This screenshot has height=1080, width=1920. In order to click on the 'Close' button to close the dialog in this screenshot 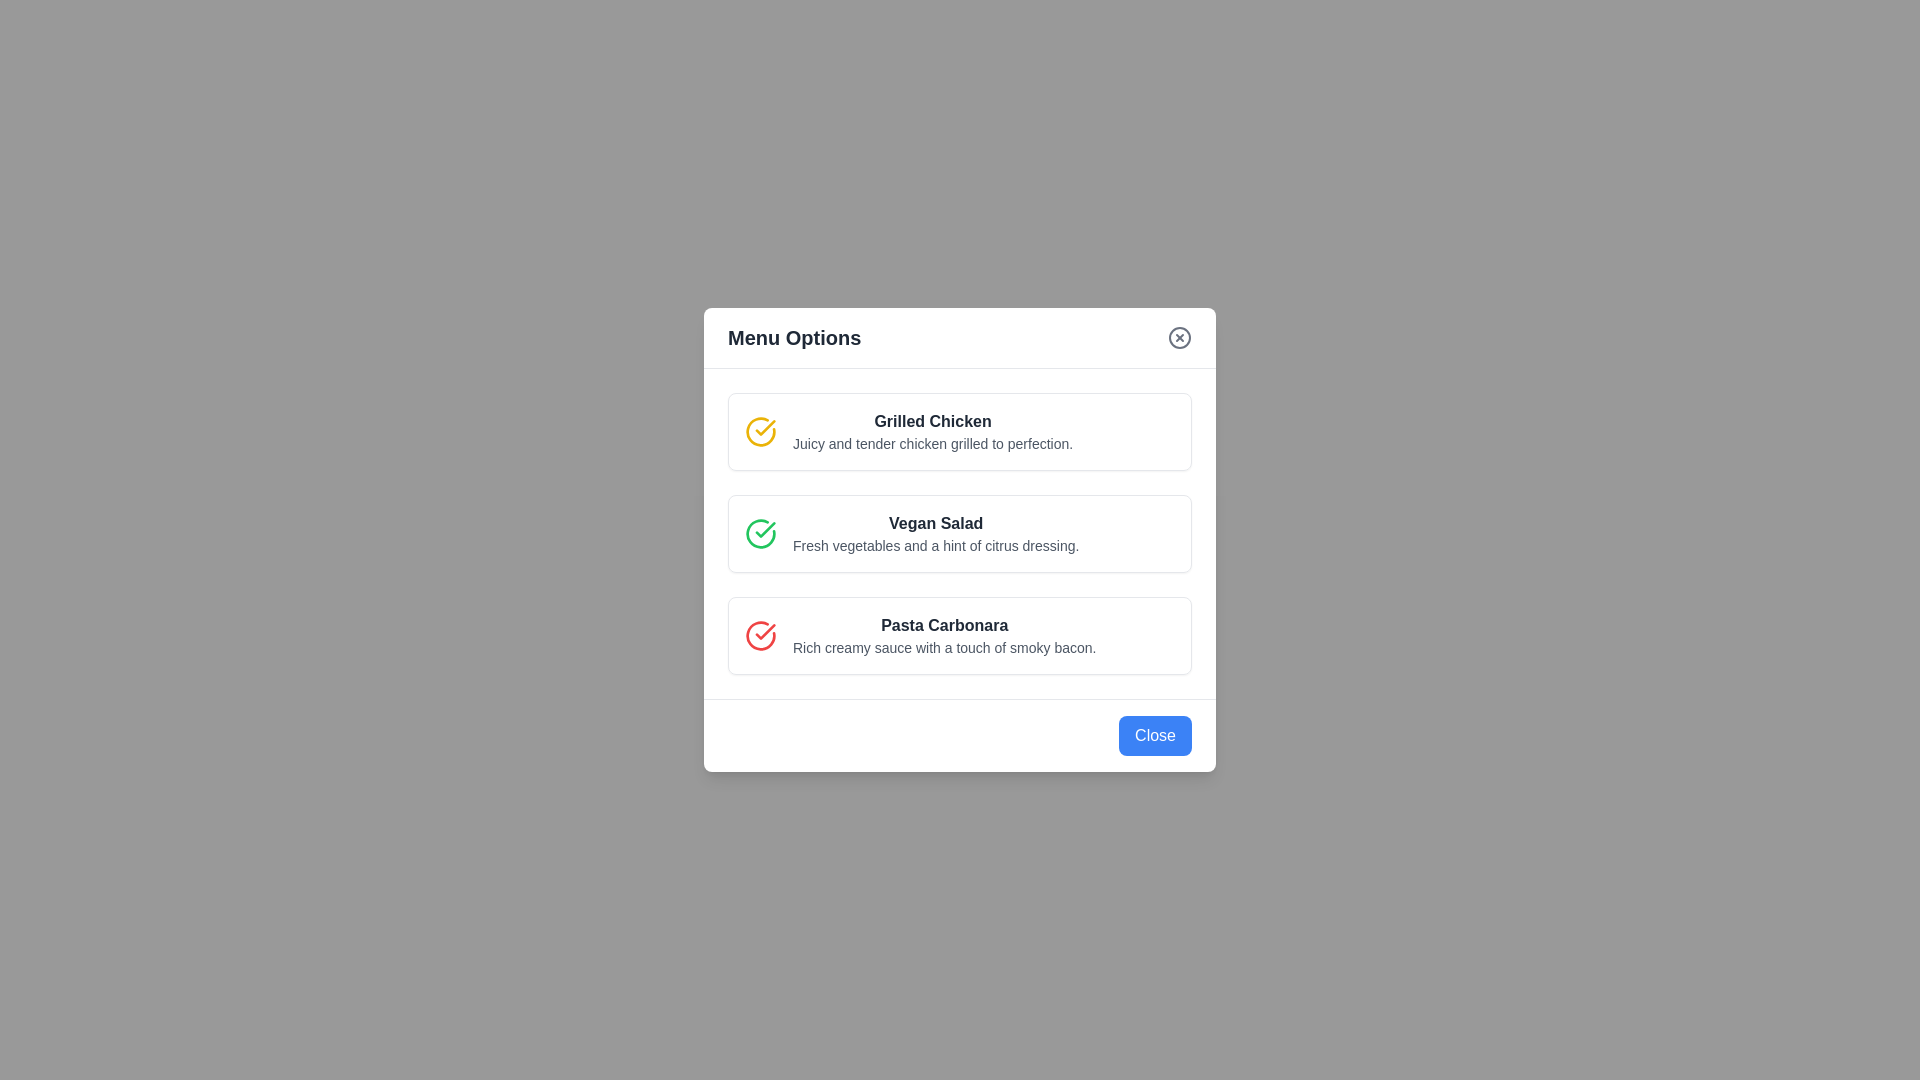, I will do `click(1155, 736)`.